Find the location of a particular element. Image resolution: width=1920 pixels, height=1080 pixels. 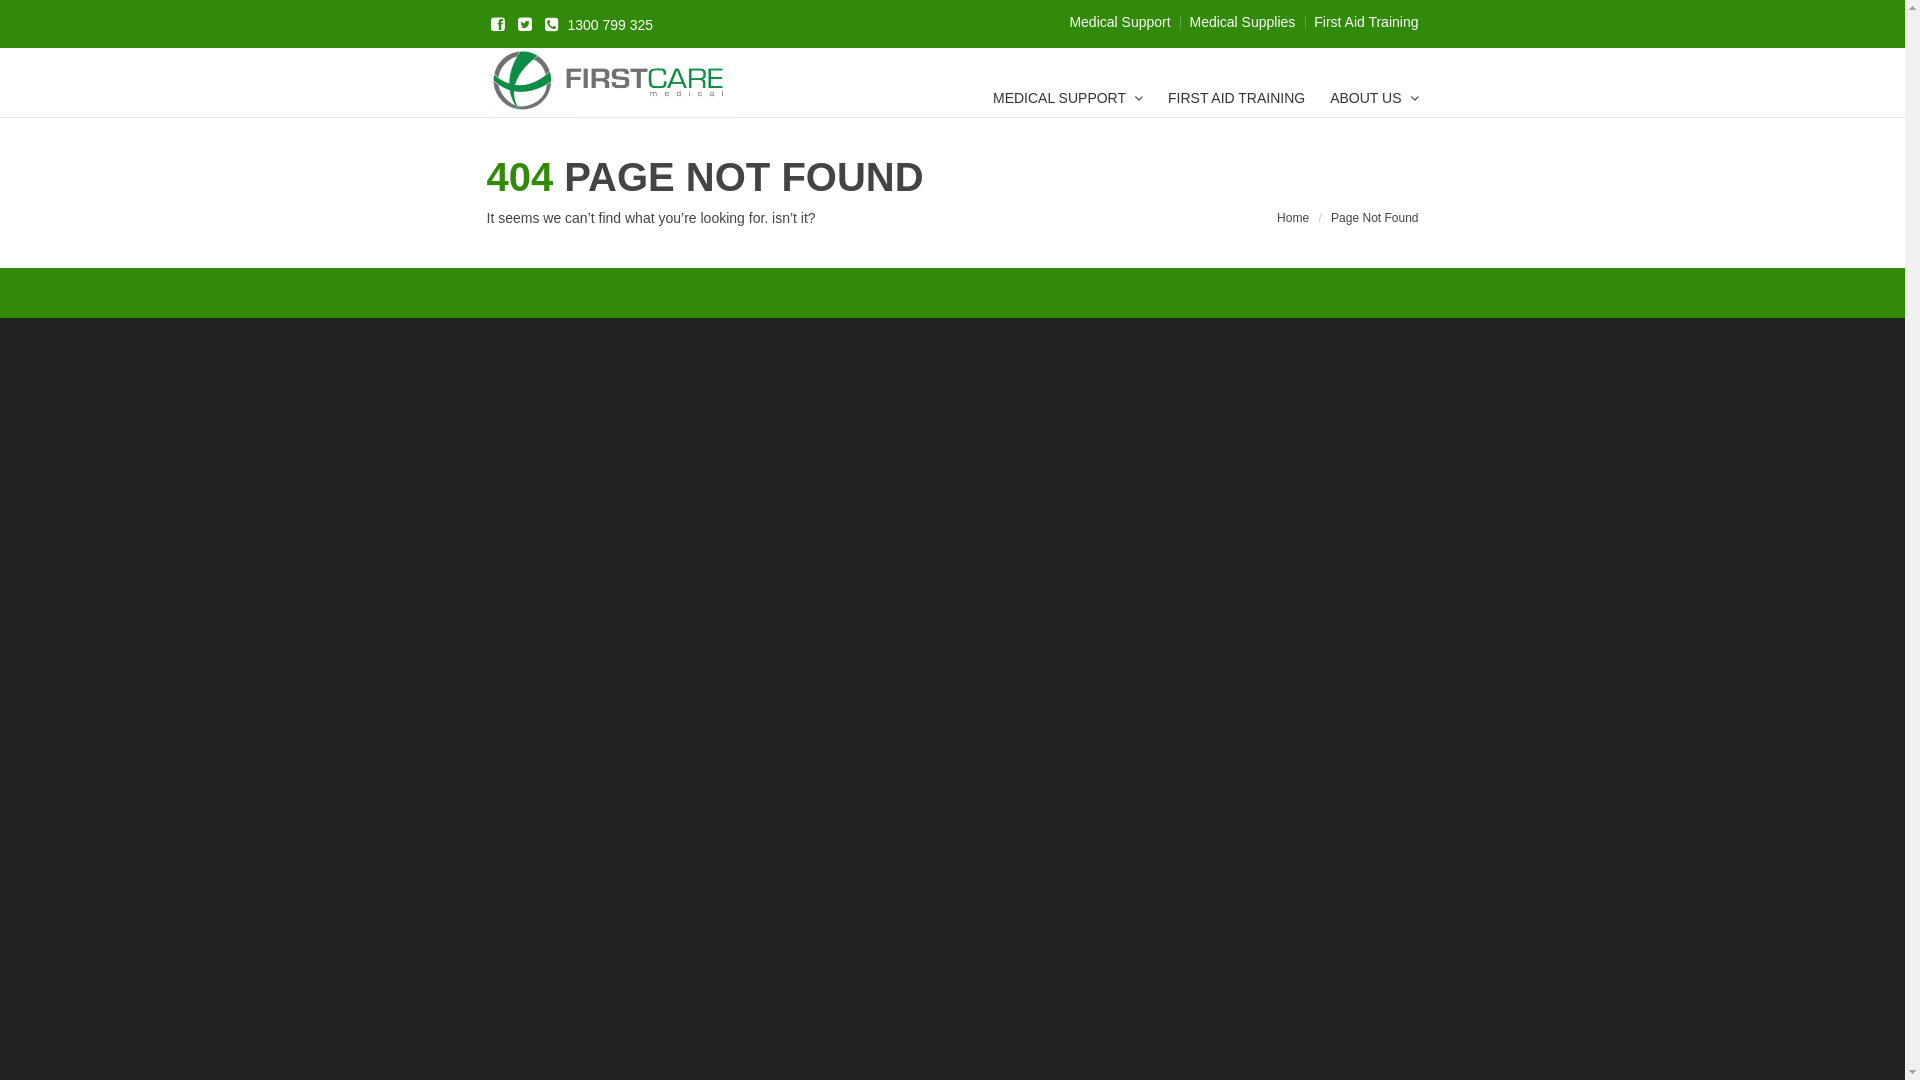

'ABOUT US' is located at coordinates (1329, 99).